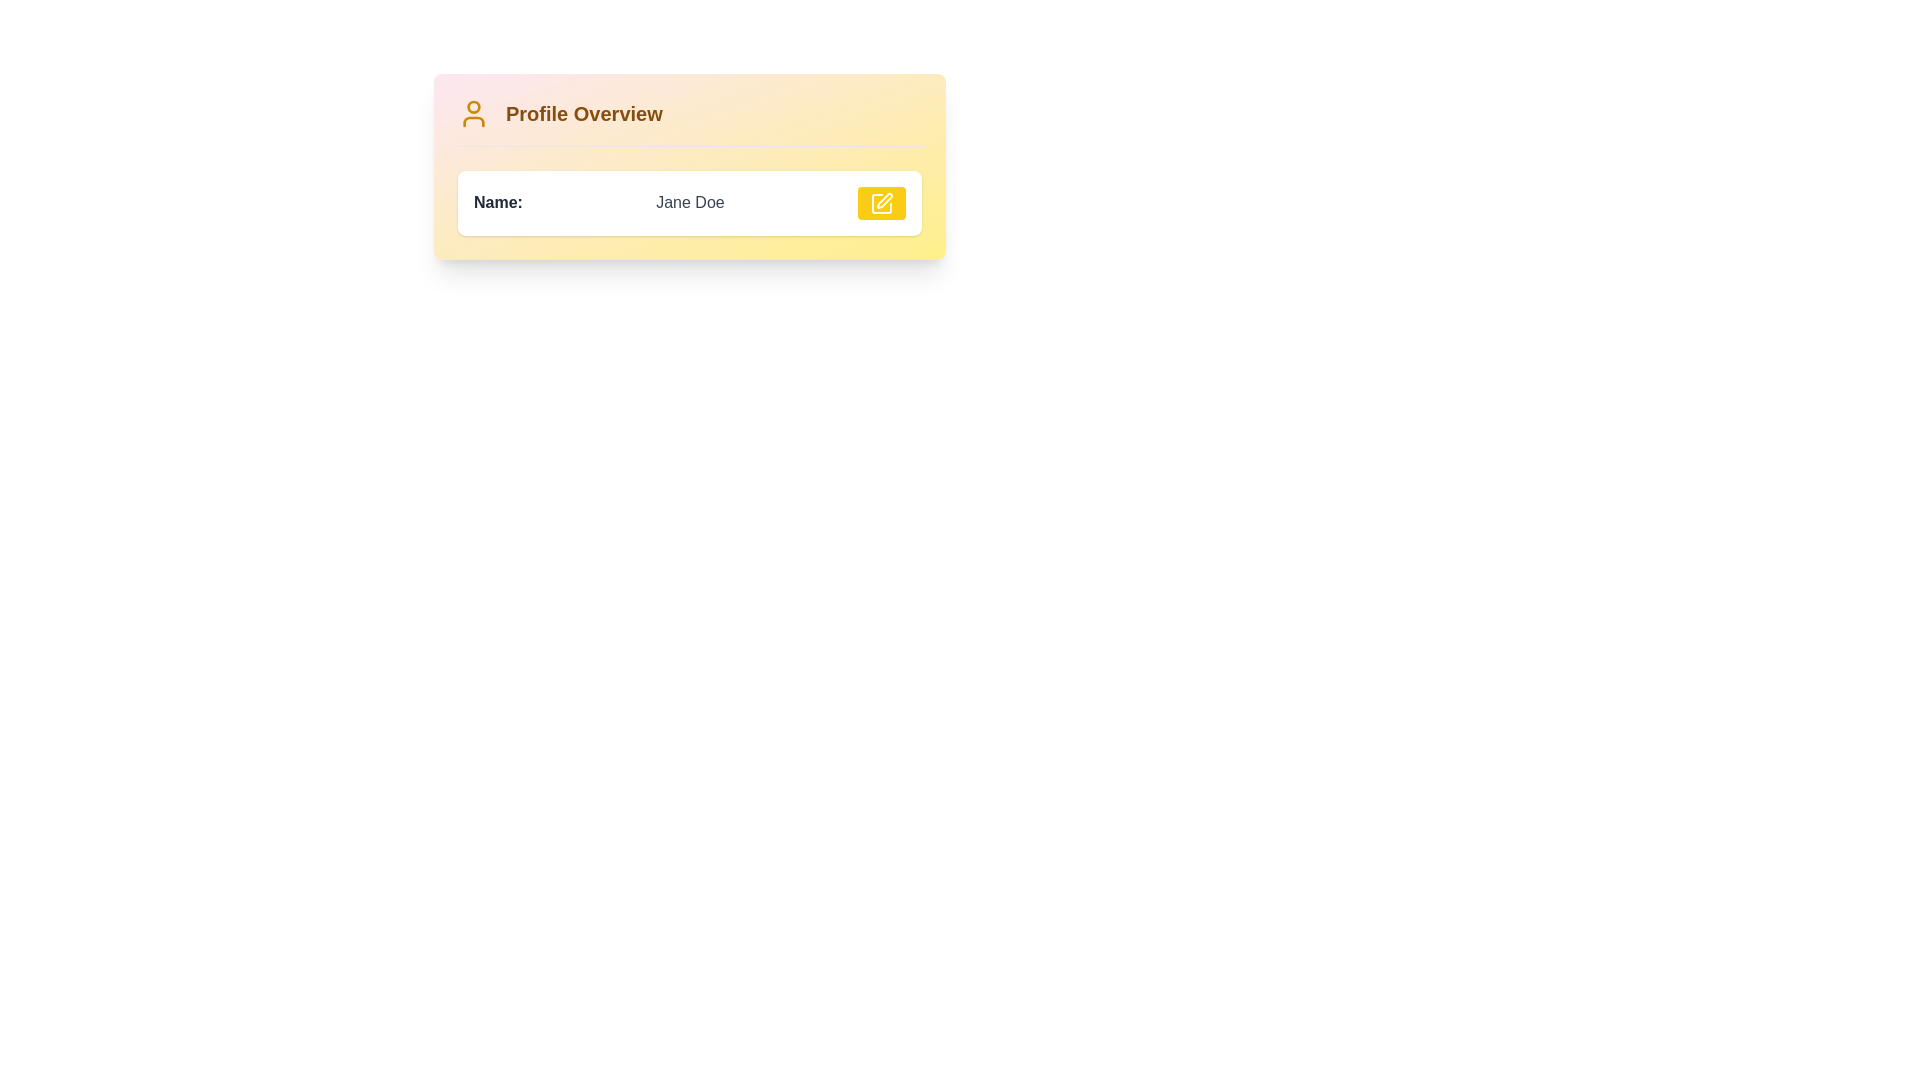 The height and width of the screenshot is (1080, 1920). Describe the element at coordinates (881, 203) in the screenshot. I see `the yellow button with a pen icon located on the right side of the 'Name: Jane Doe' row in the 'Profile Overview' section to initiate an edit action` at that location.